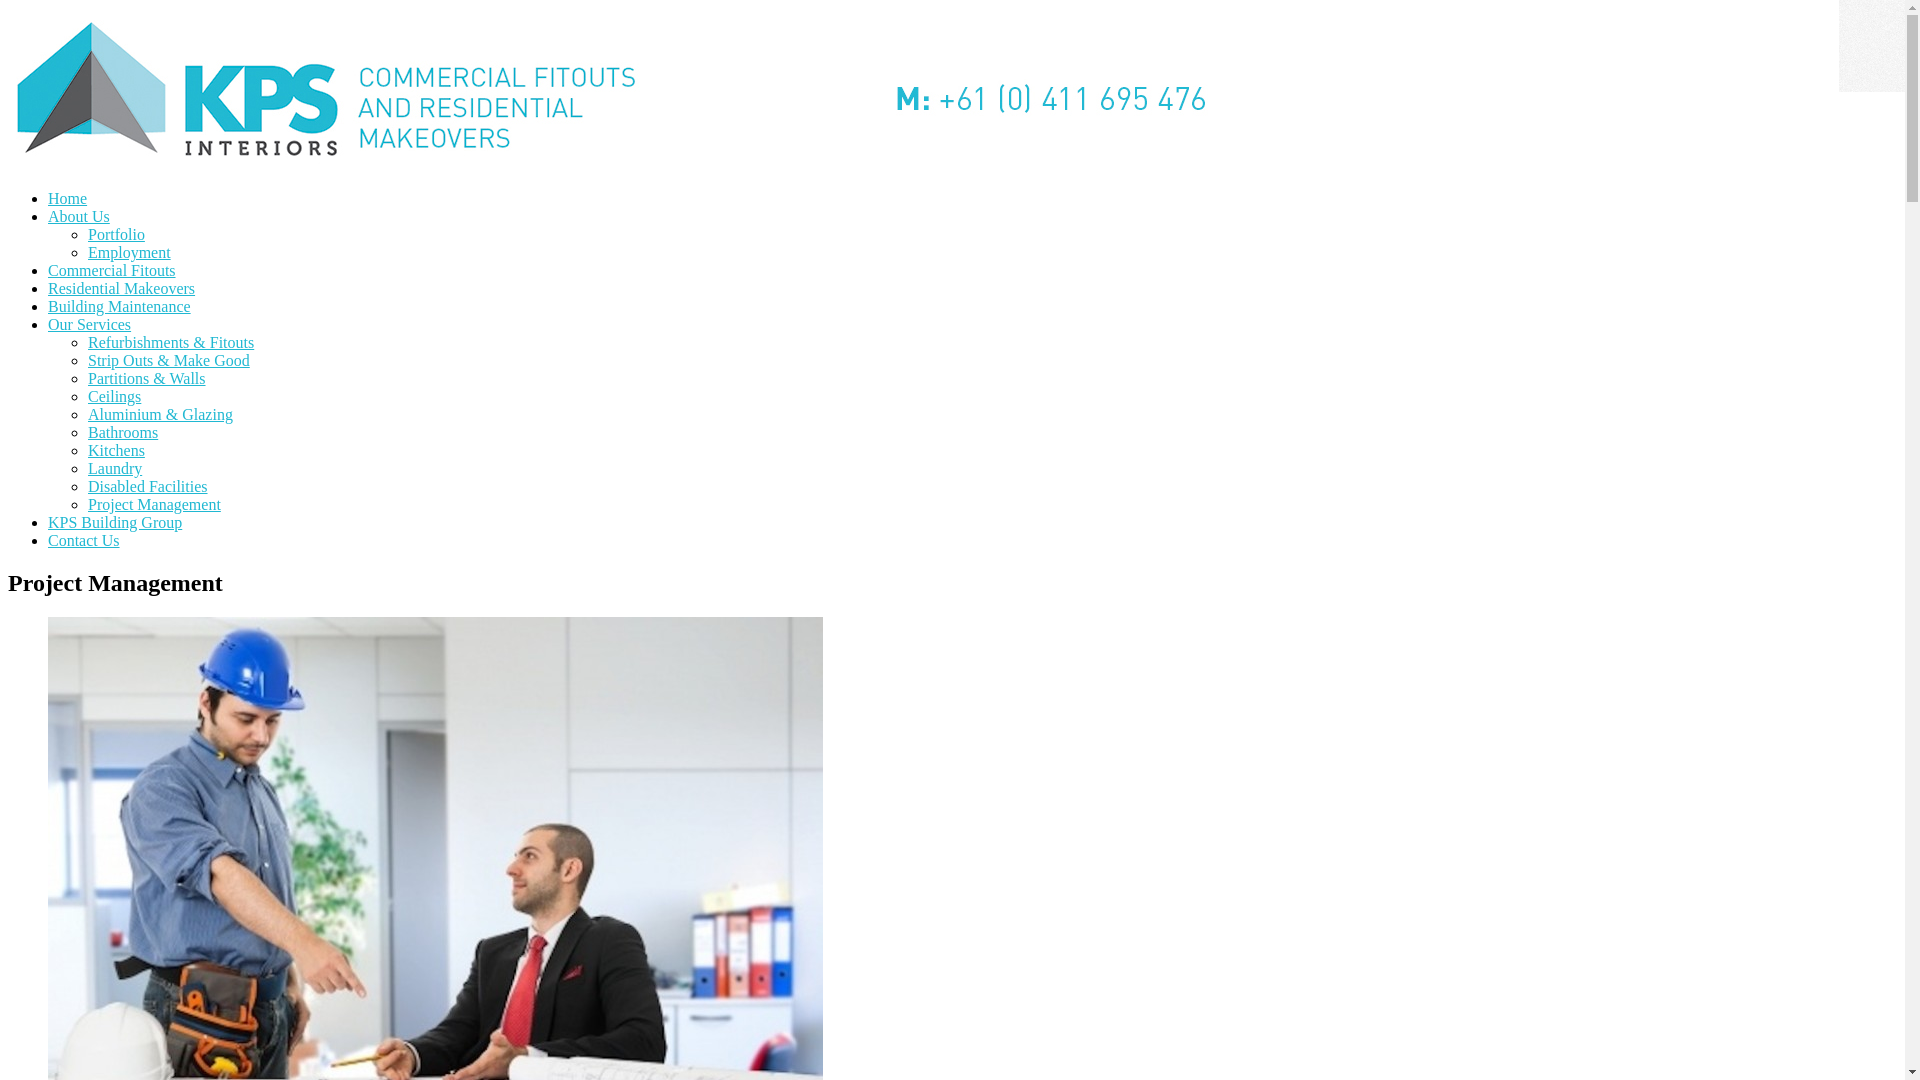  I want to click on 'Building Maintenance', so click(118, 306).